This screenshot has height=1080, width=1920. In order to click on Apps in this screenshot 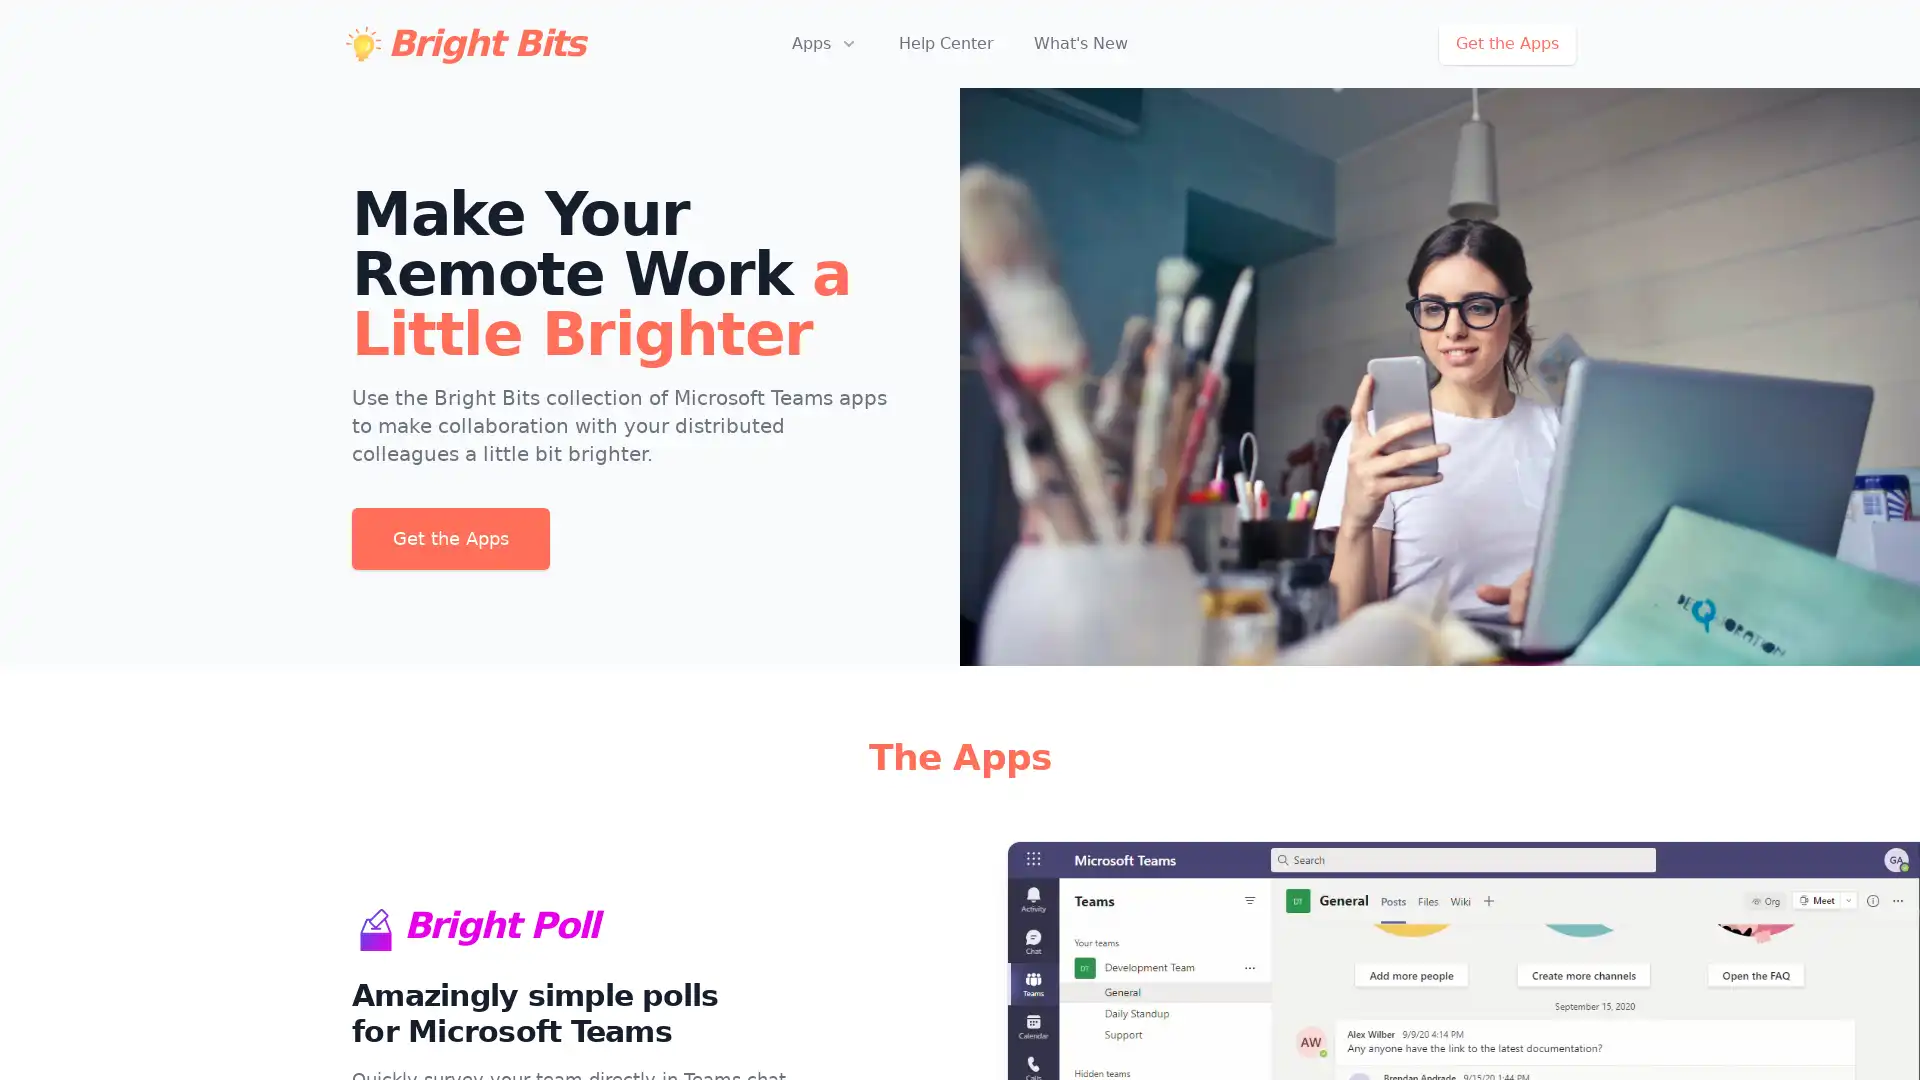, I will do `click(825, 43)`.